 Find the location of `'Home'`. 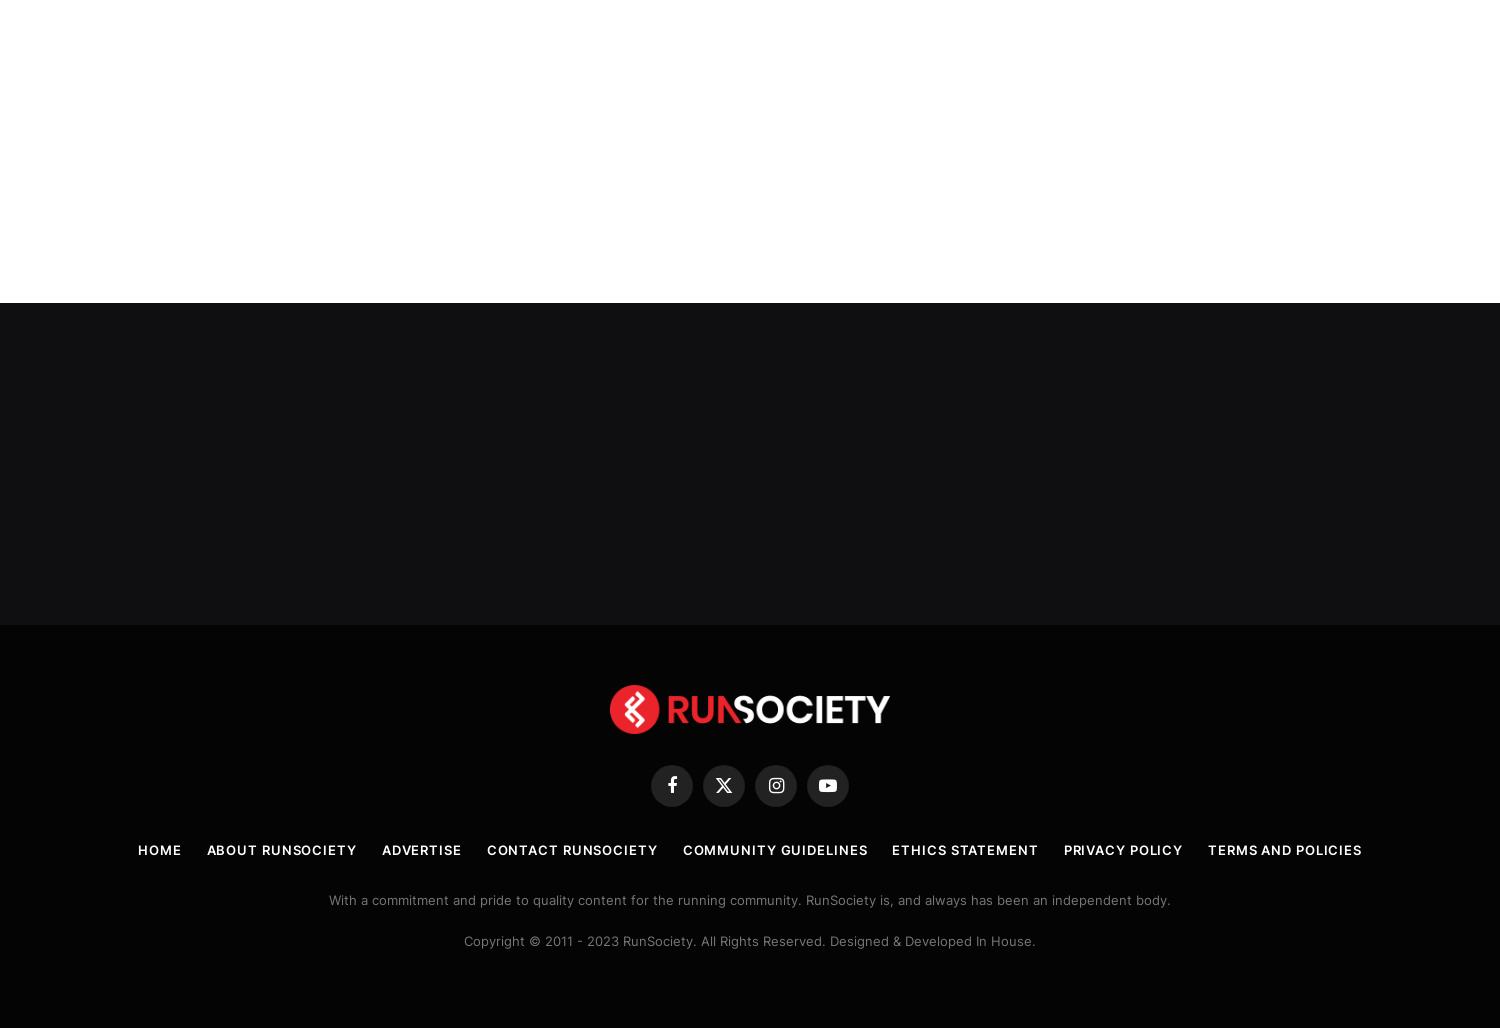

'Home' is located at coordinates (158, 846).